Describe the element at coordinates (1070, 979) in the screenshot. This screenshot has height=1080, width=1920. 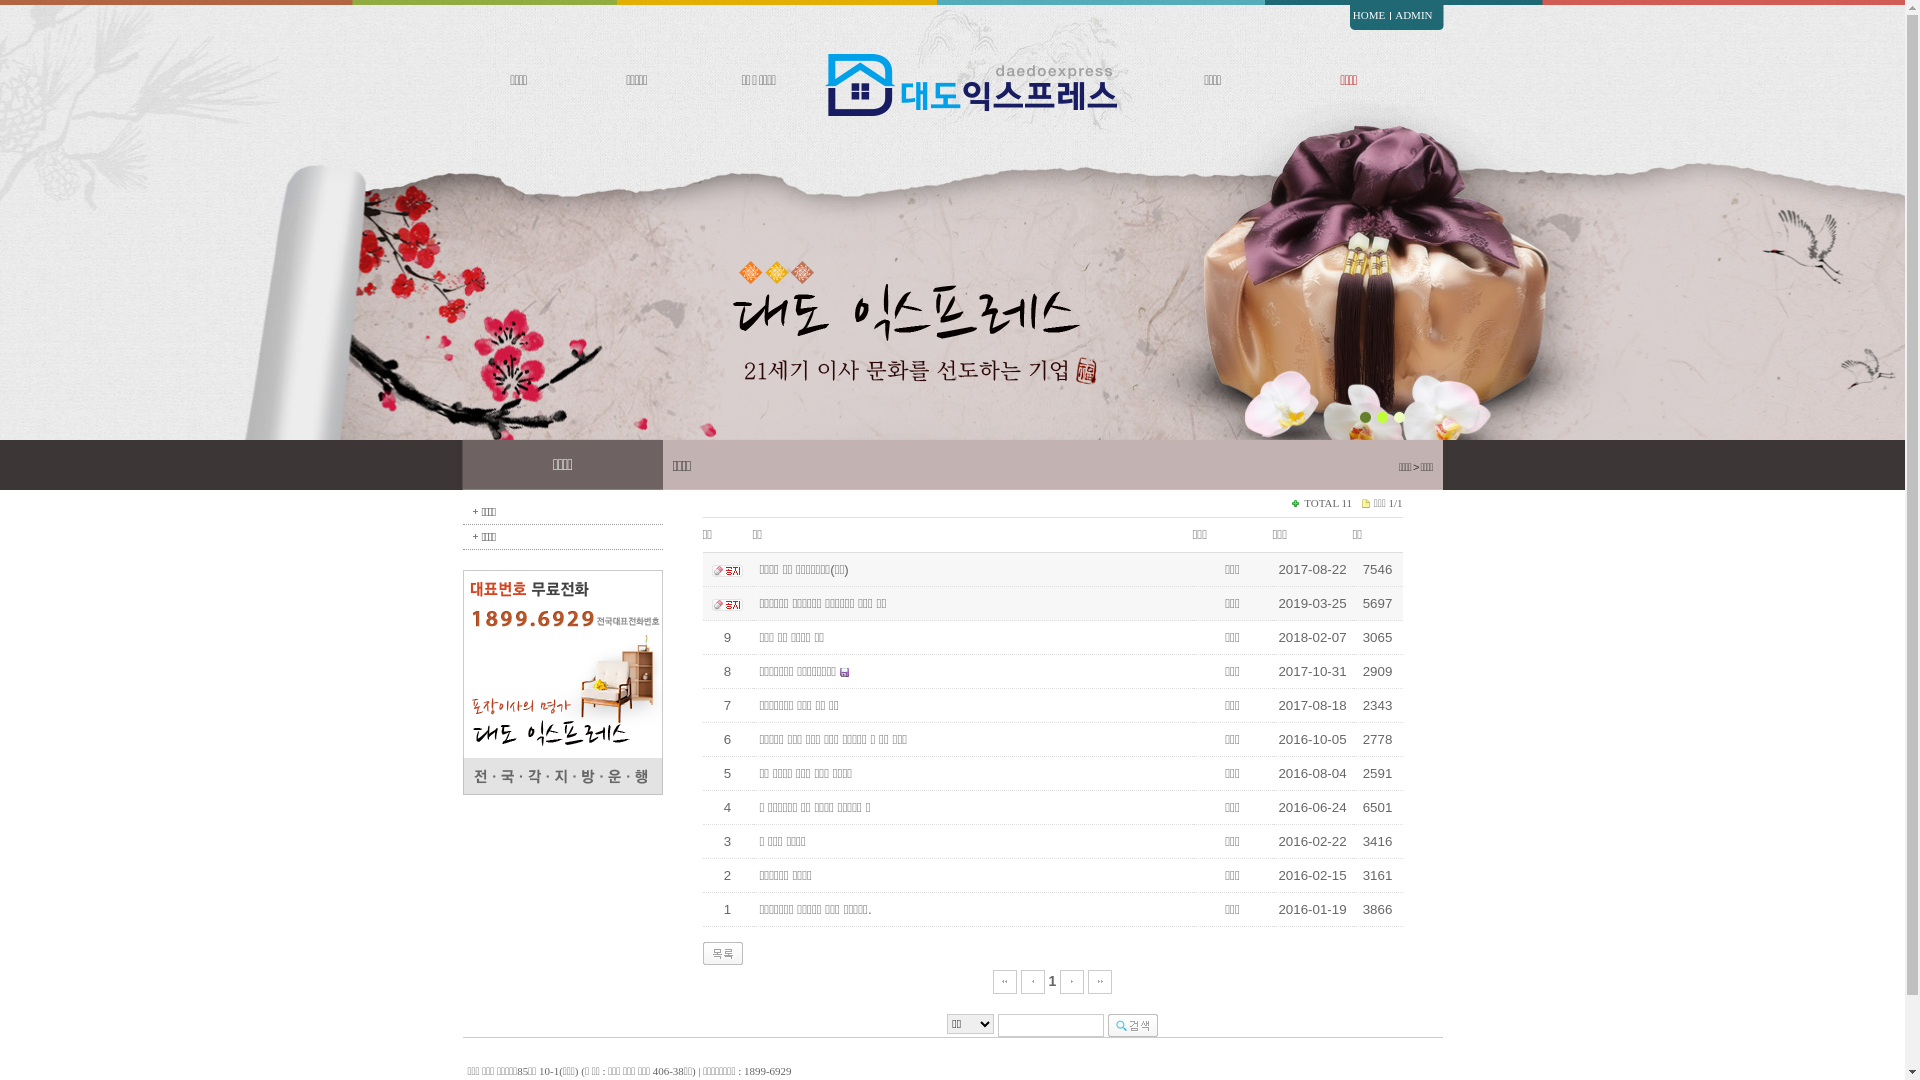
I see `'Go to the next page'` at that location.